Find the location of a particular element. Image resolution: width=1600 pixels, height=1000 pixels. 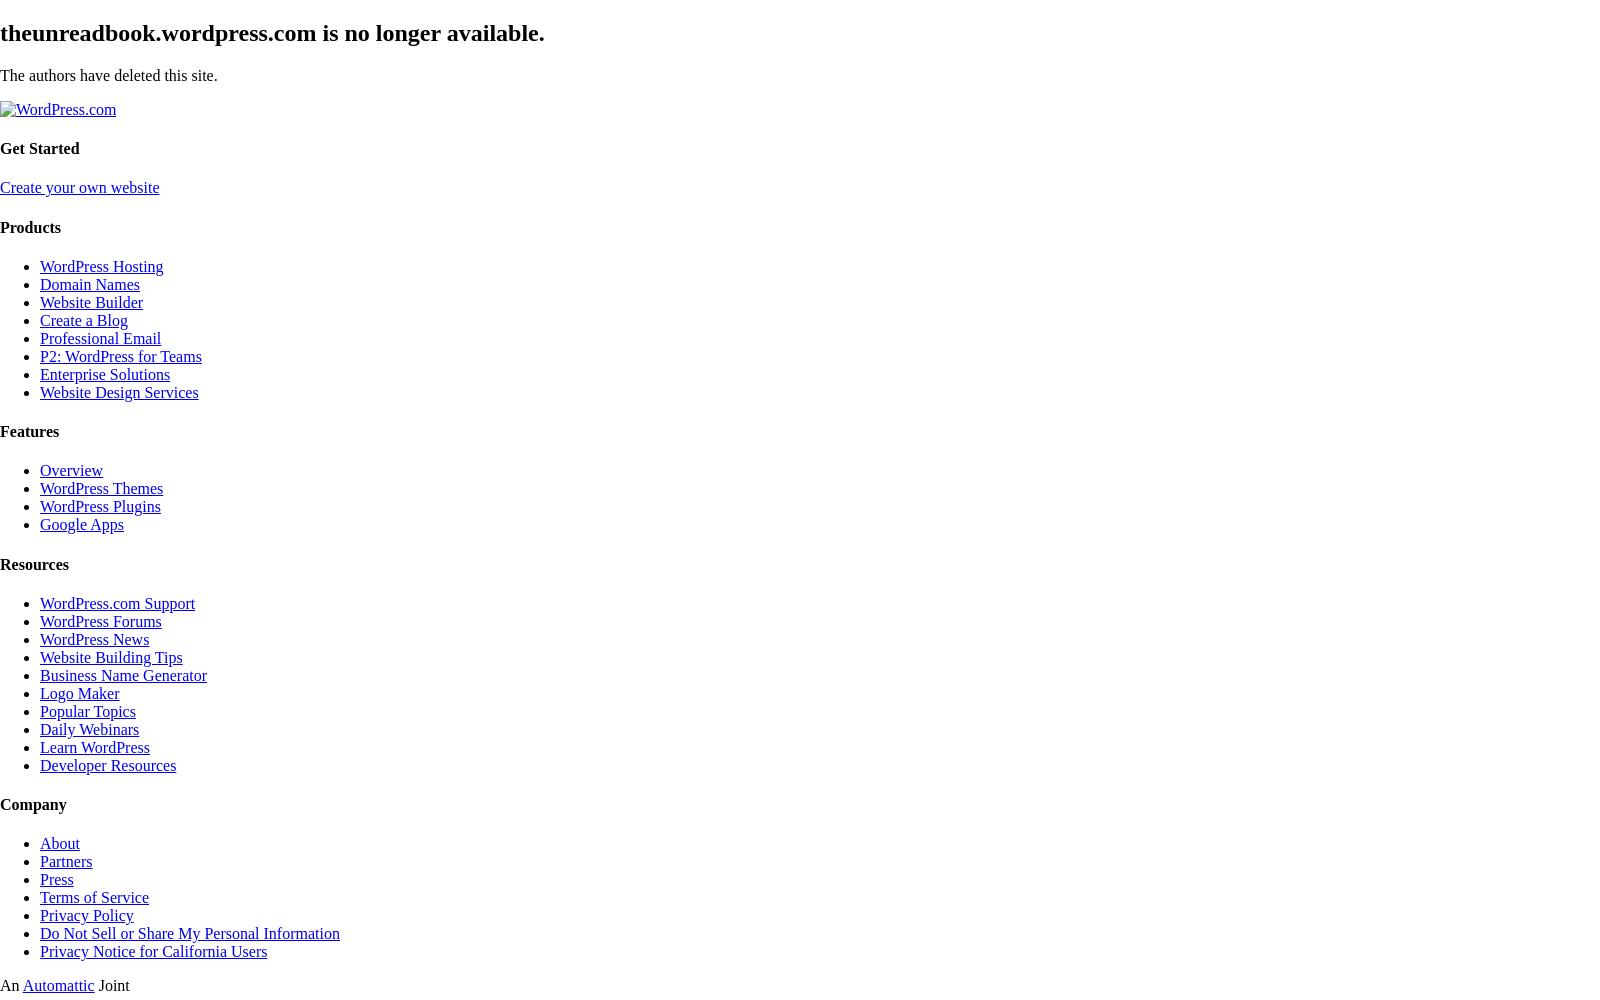

'Overview' is located at coordinates (70, 469).